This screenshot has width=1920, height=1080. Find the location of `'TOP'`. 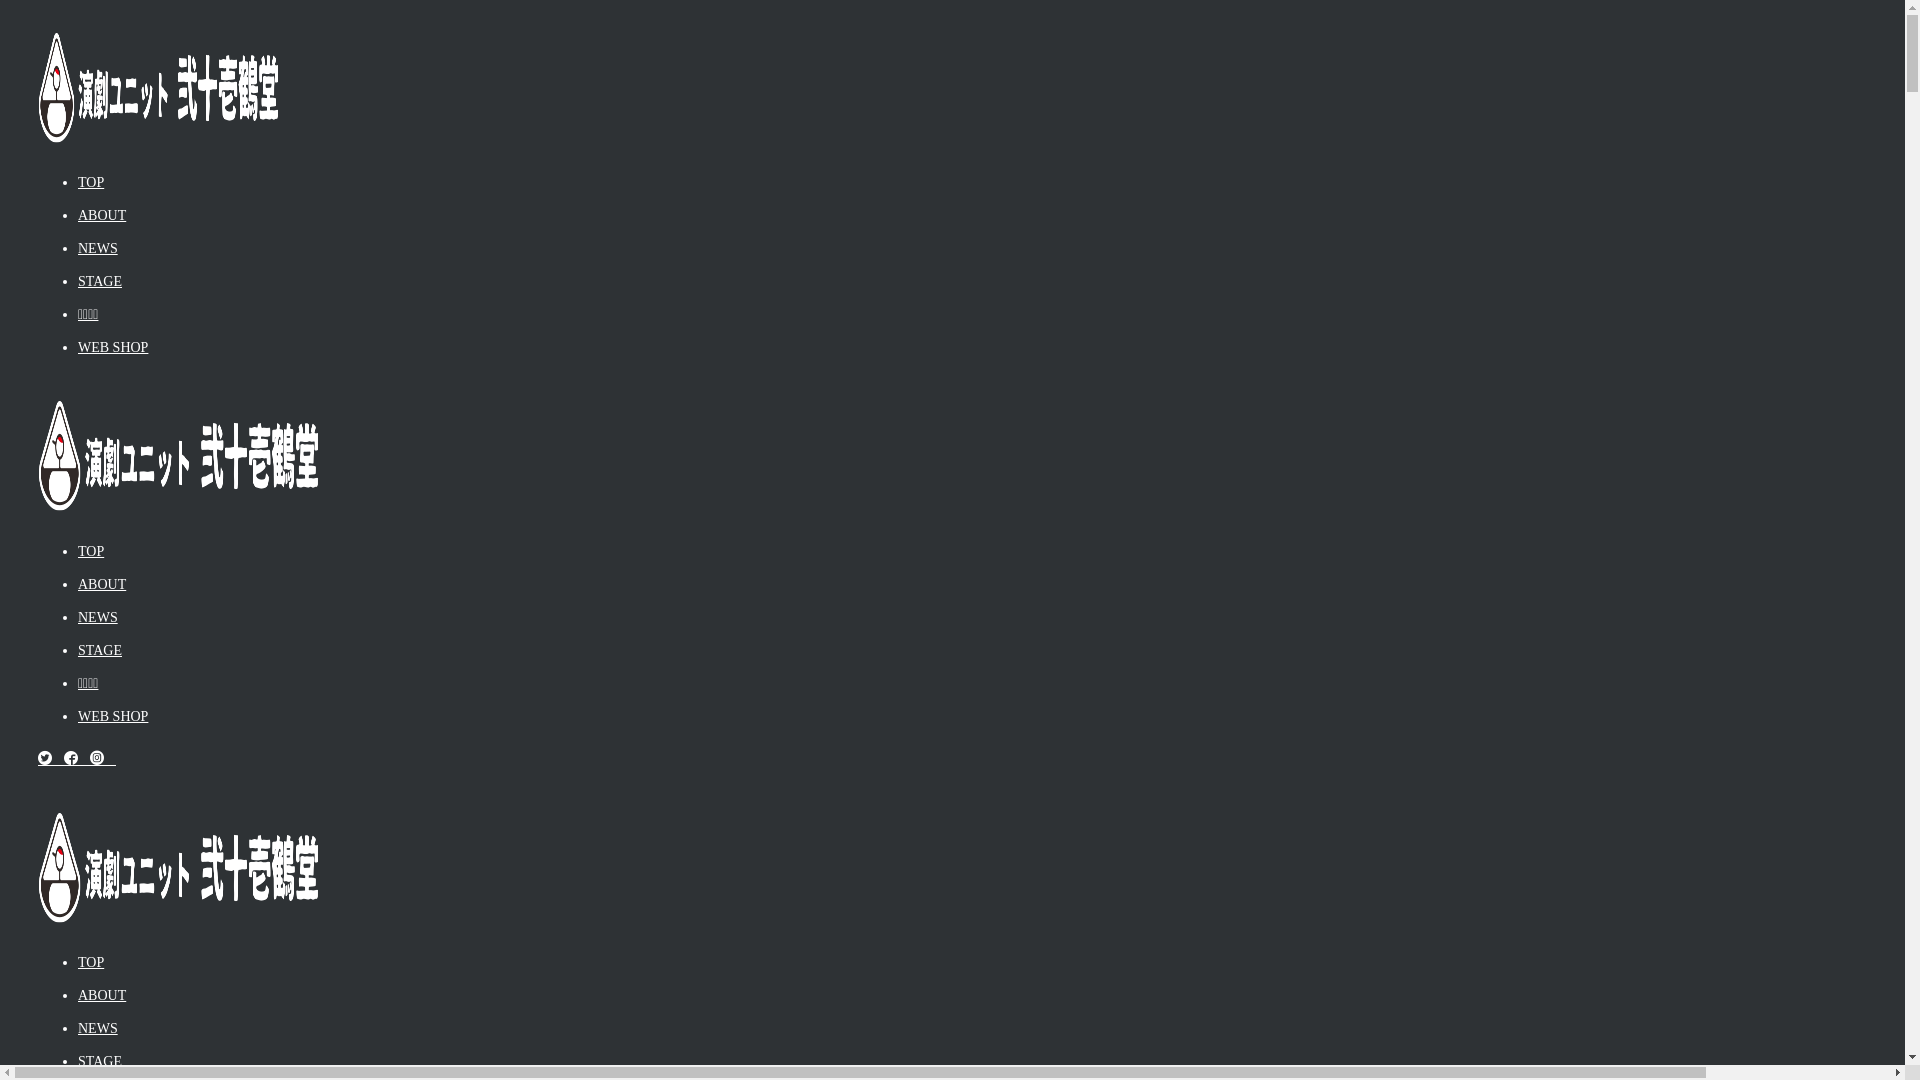

'TOP' is located at coordinates (90, 182).